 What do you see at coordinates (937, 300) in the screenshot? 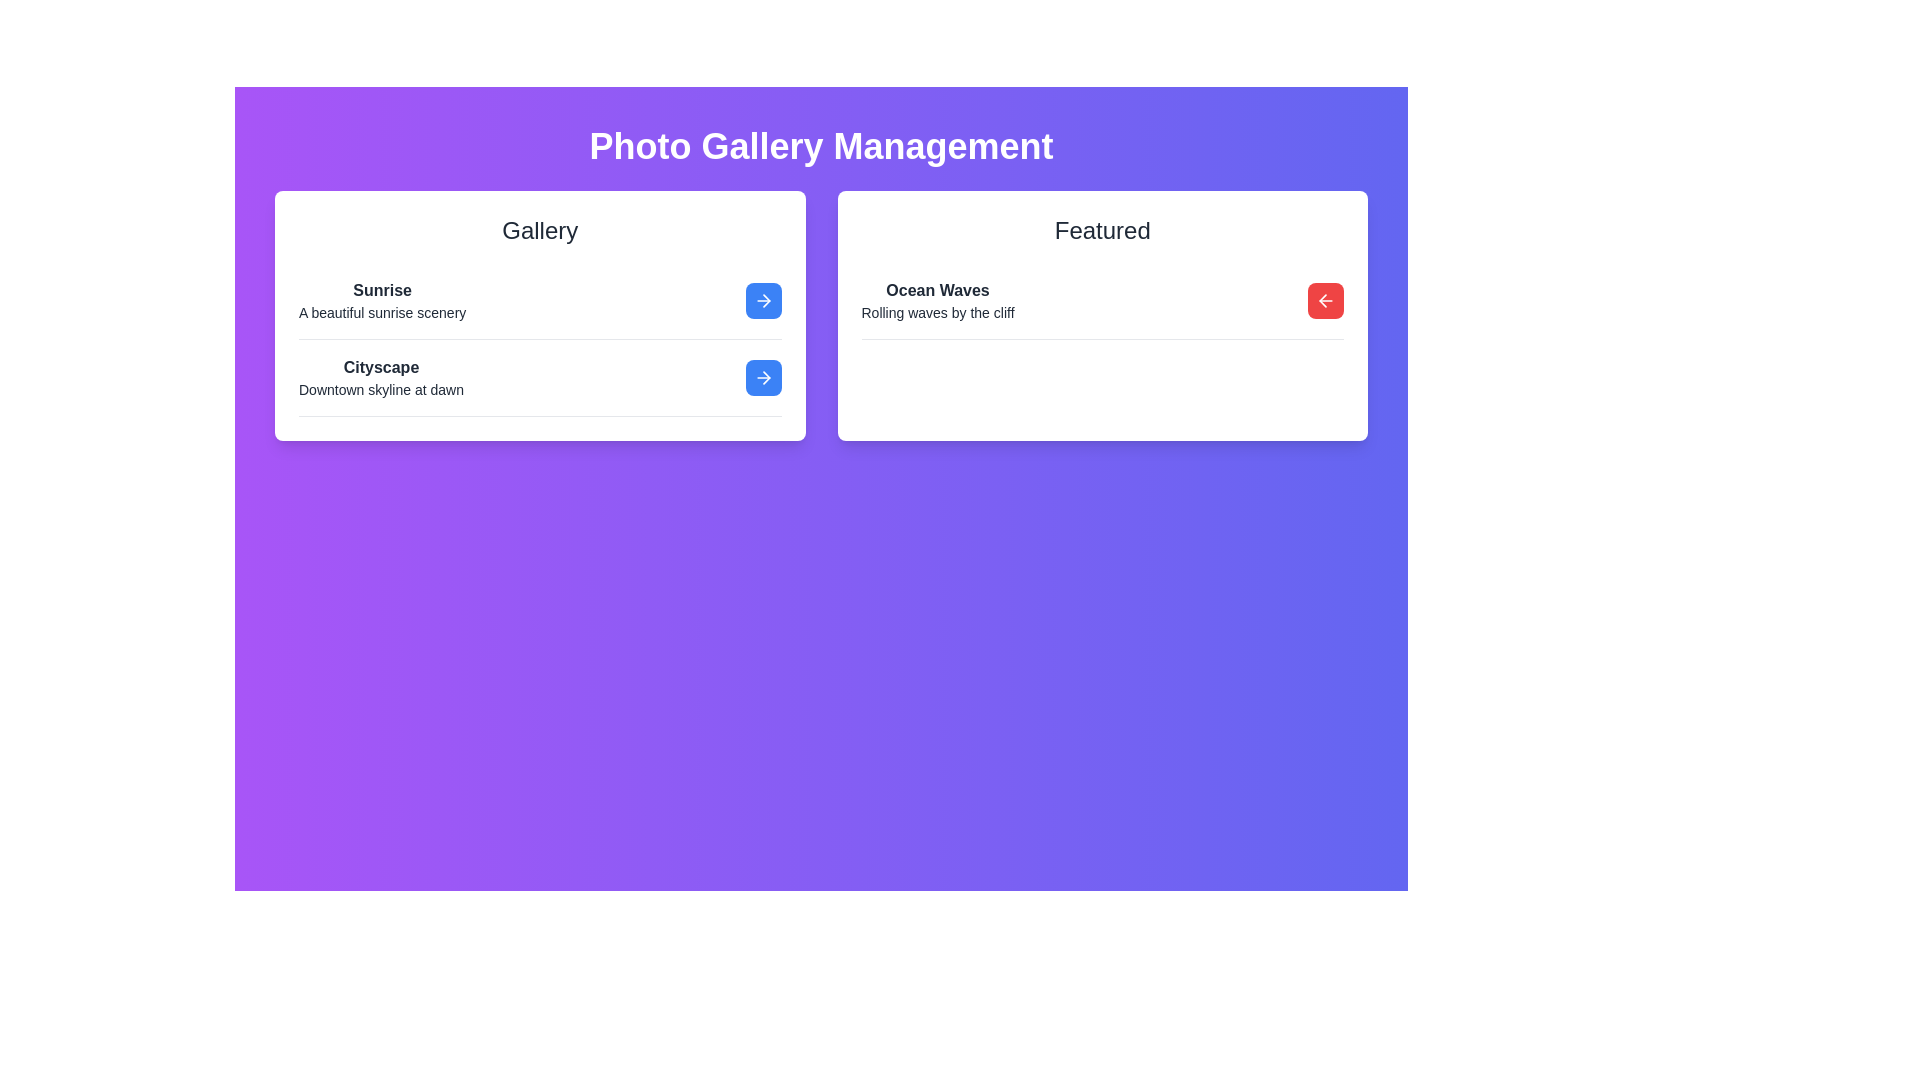
I see `the text block titled 'Ocean Waves' with the subtitle 'Rolling waves by the cliff' located in the 'Featured' section, positioned to the left of a red button with an arrow icon` at bounding box center [937, 300].